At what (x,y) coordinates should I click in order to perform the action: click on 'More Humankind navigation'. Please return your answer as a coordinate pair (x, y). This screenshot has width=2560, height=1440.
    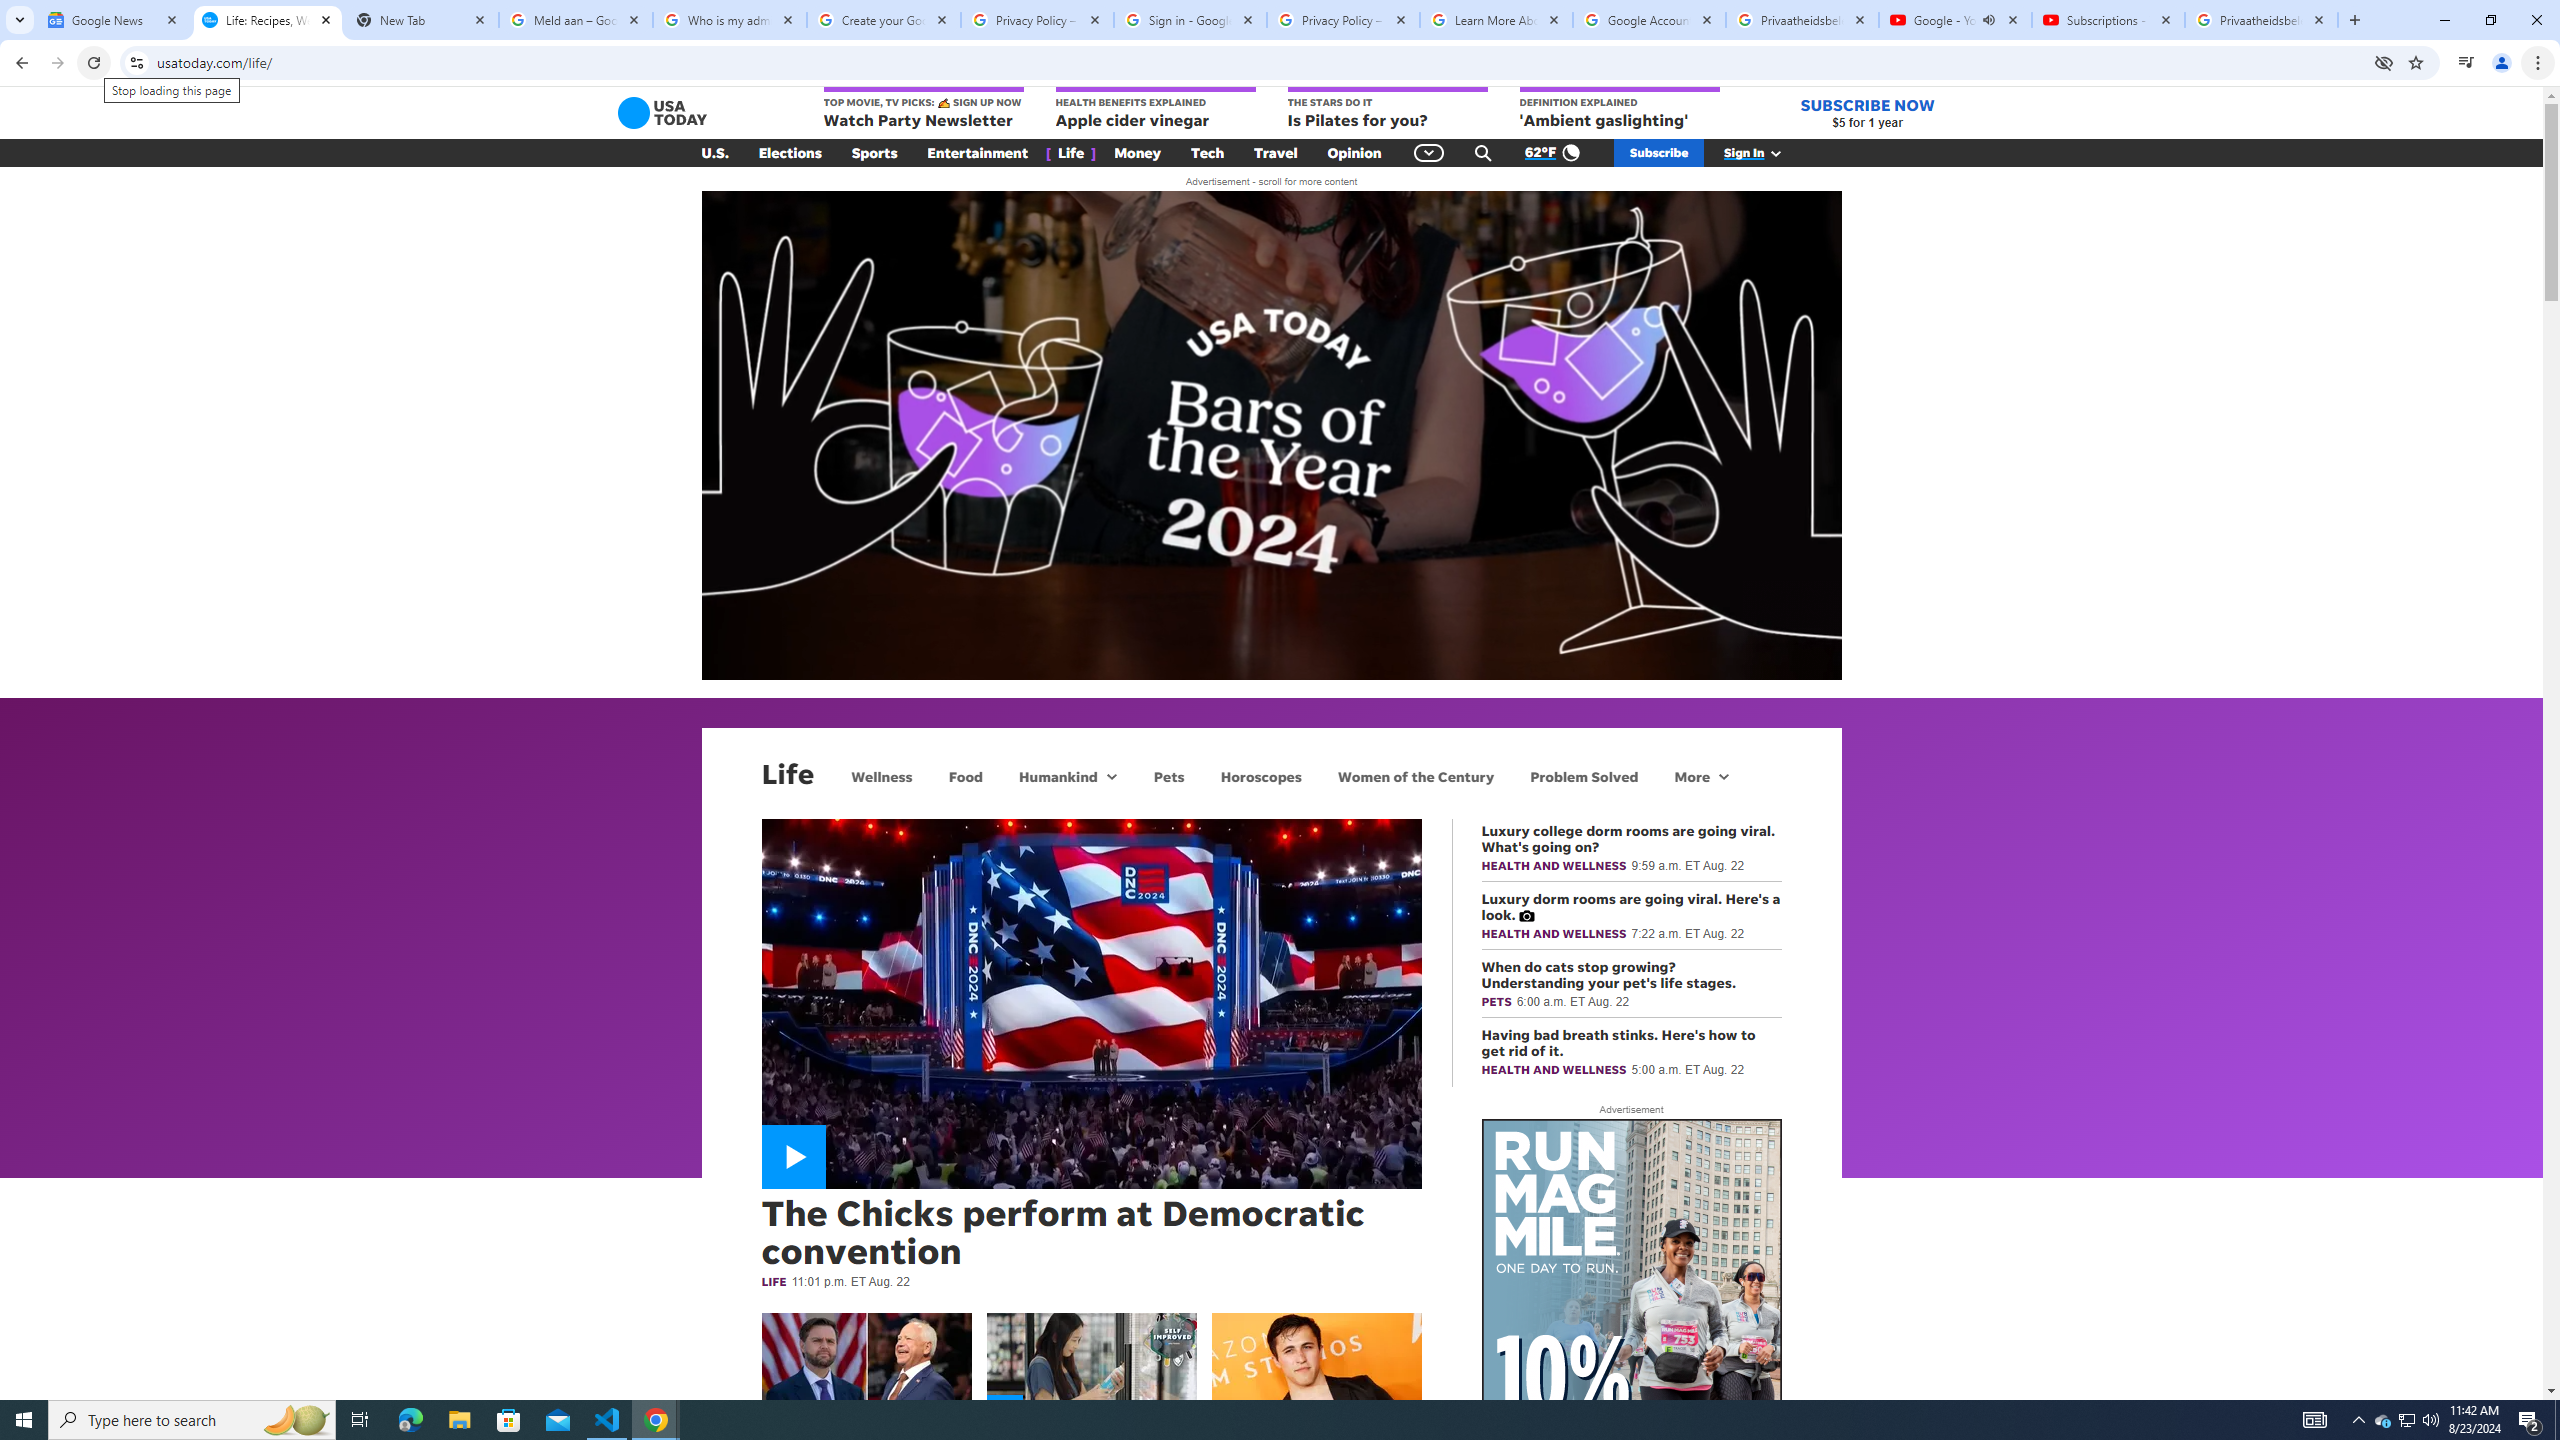
    Looking at the image, I should click on (1110, 775).